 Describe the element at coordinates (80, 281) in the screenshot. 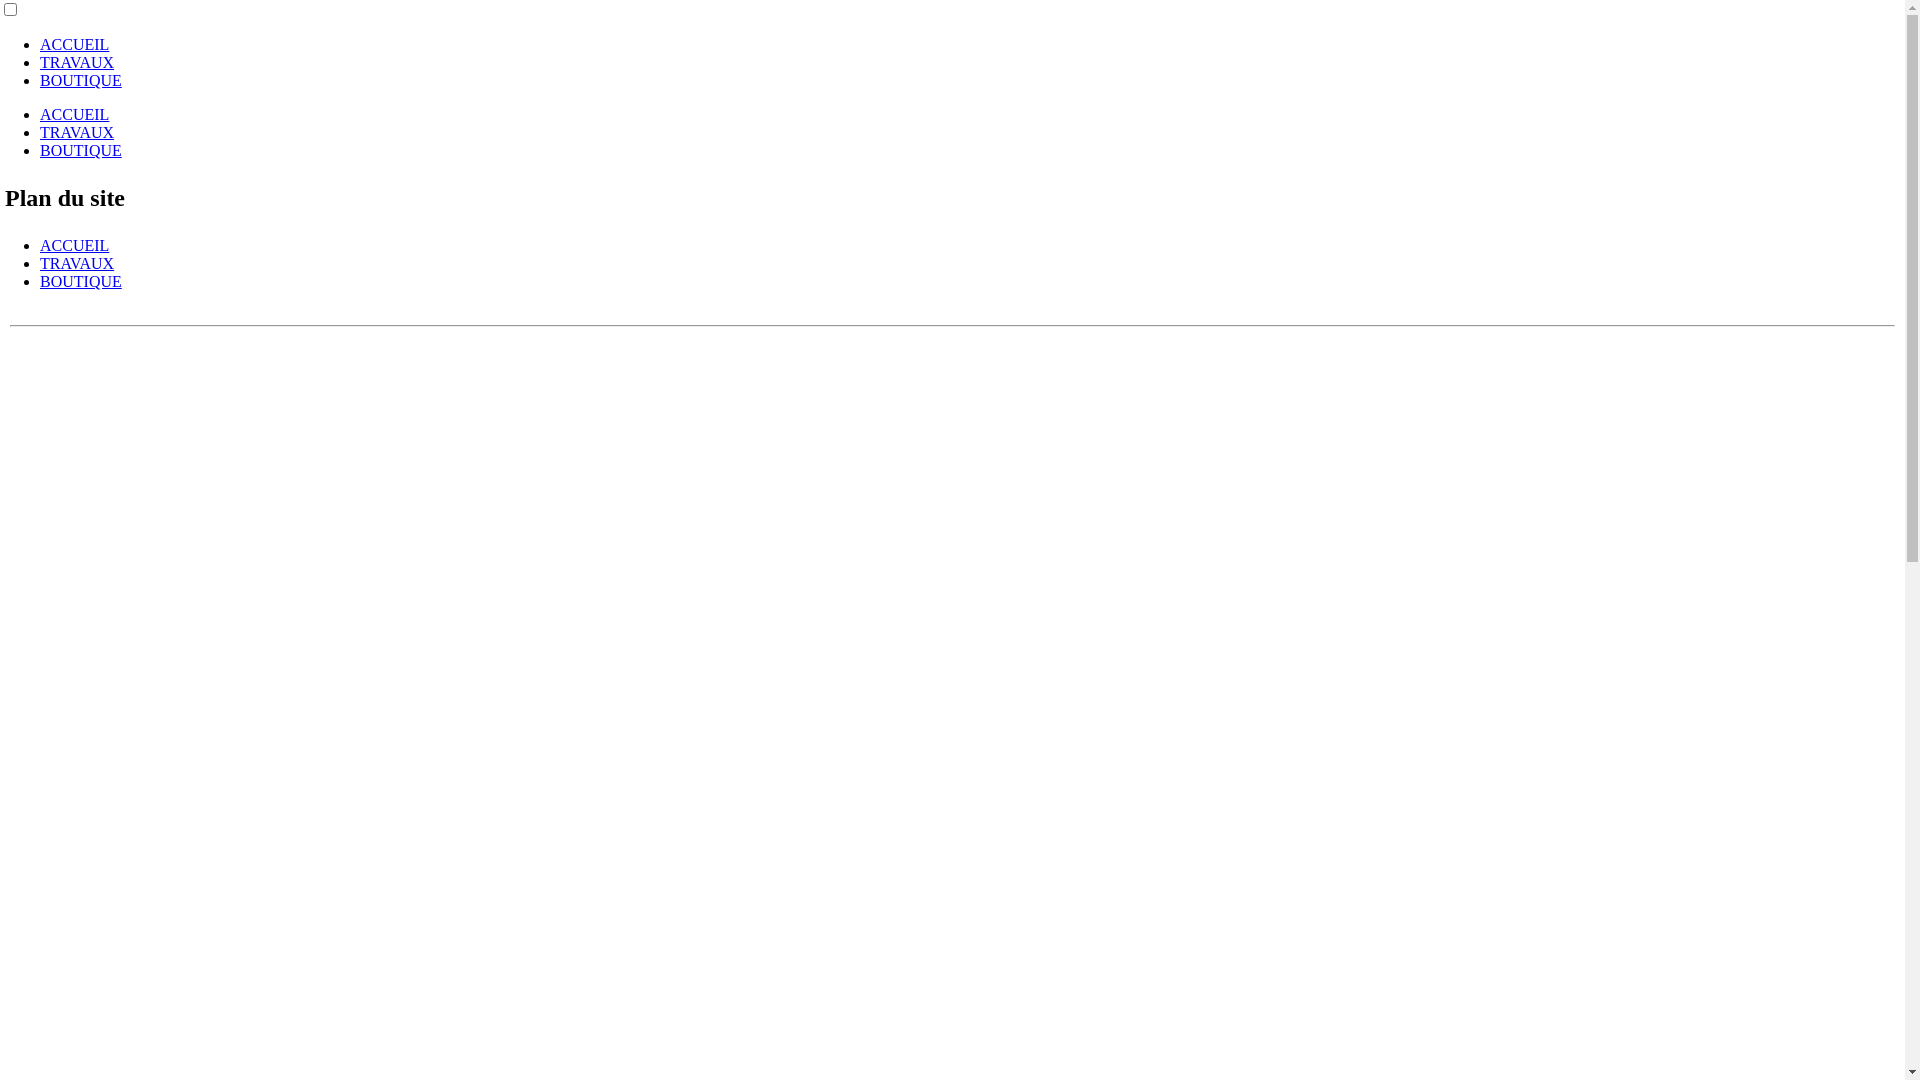

I see `'BOUTIQUE'` at that location.